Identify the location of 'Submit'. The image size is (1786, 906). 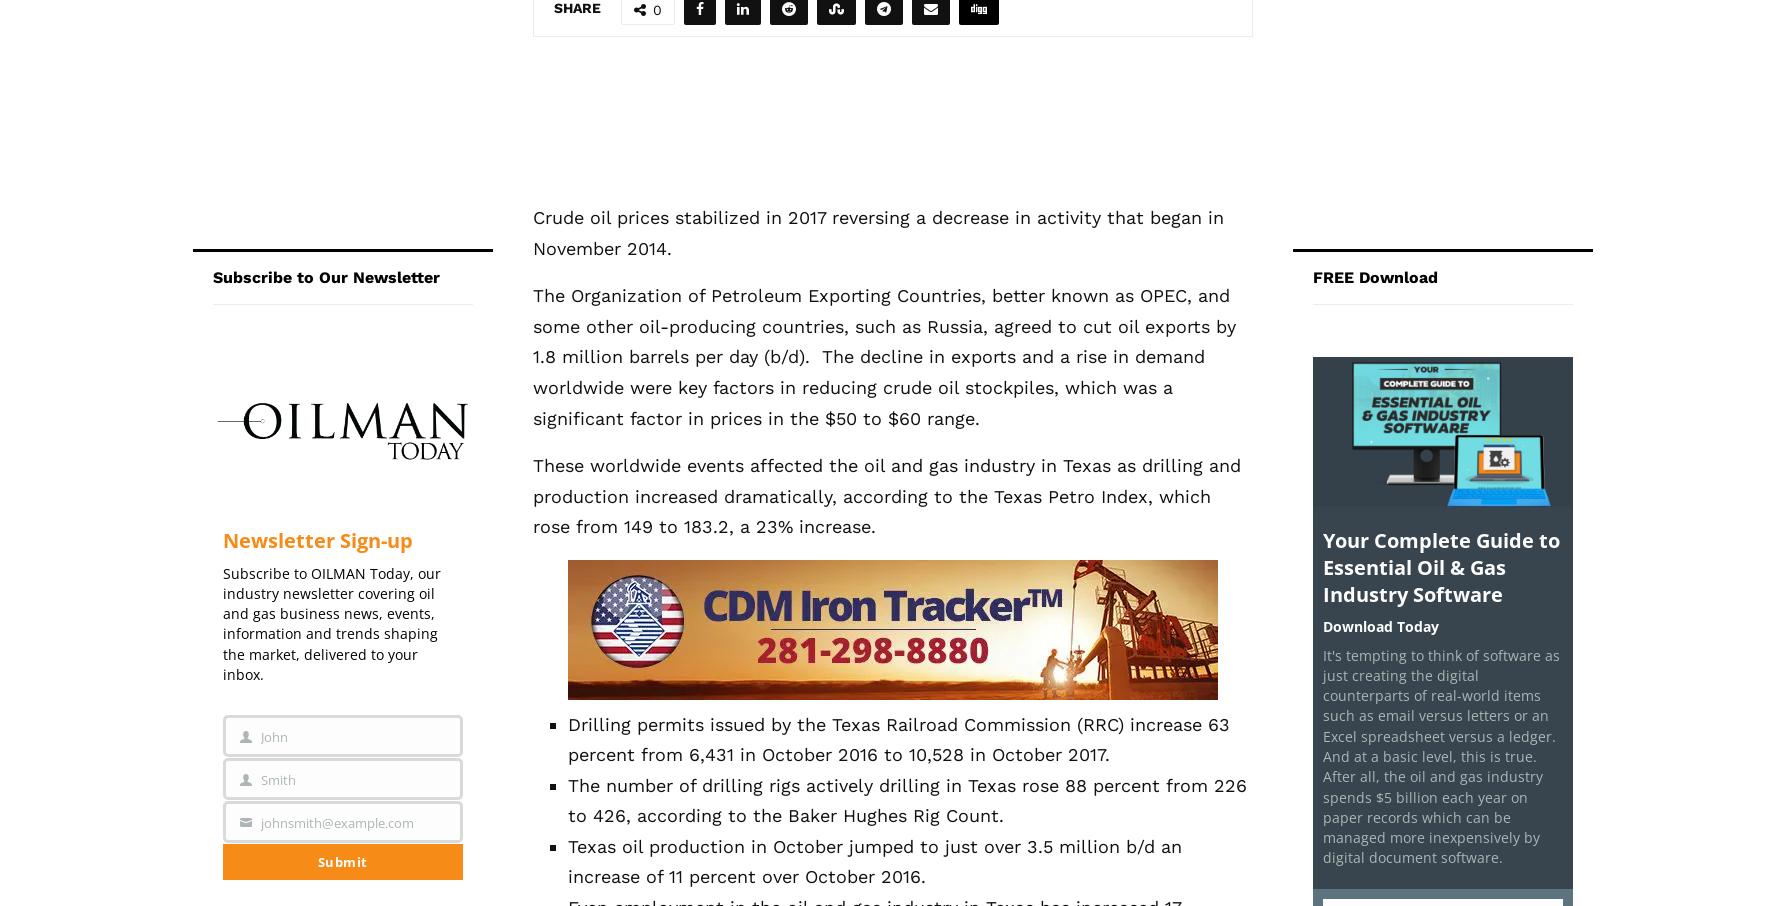
(342, 860).